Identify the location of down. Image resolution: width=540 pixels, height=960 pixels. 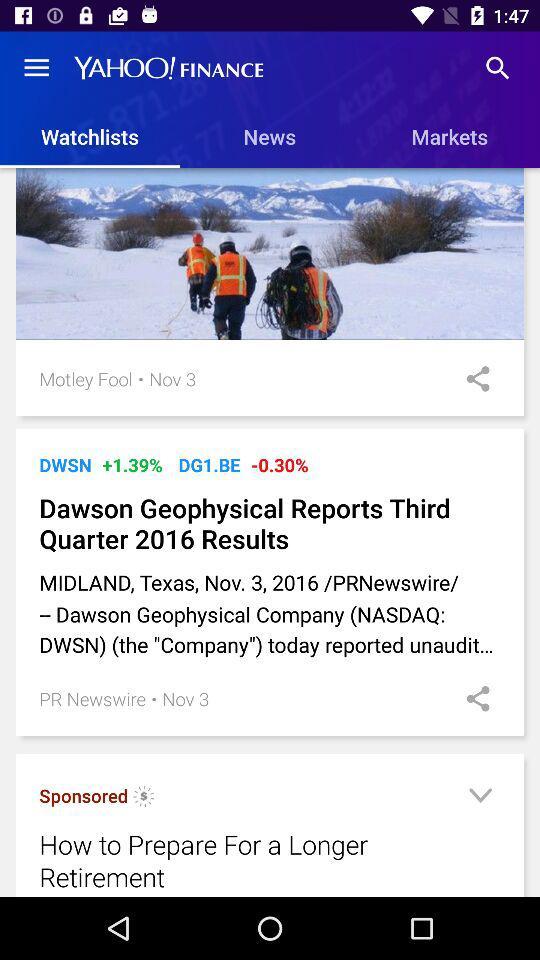
(479, 798).